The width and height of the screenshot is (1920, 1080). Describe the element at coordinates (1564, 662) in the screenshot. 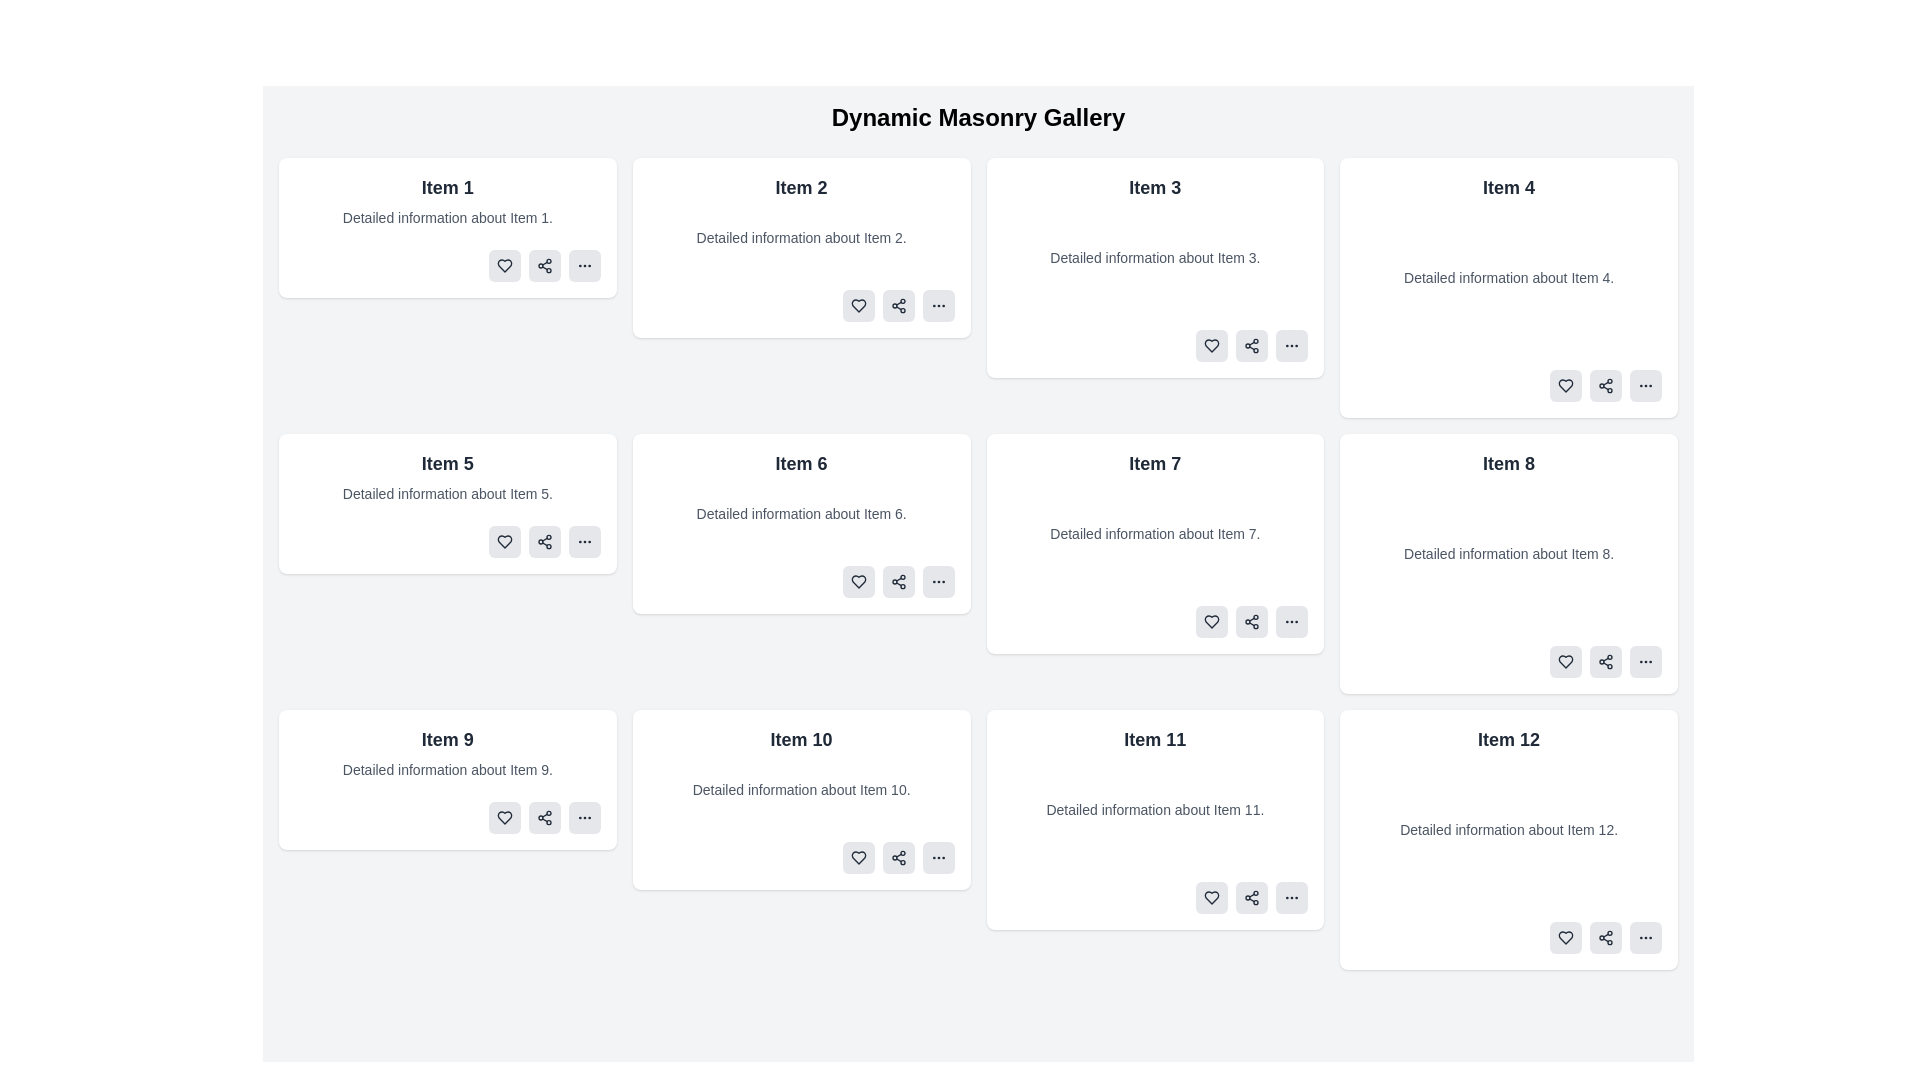

I see `the heart-shaped icon button located at the bottom-right corner of the card labeled 'Item 8' to like or unlike the associated item` at that location.